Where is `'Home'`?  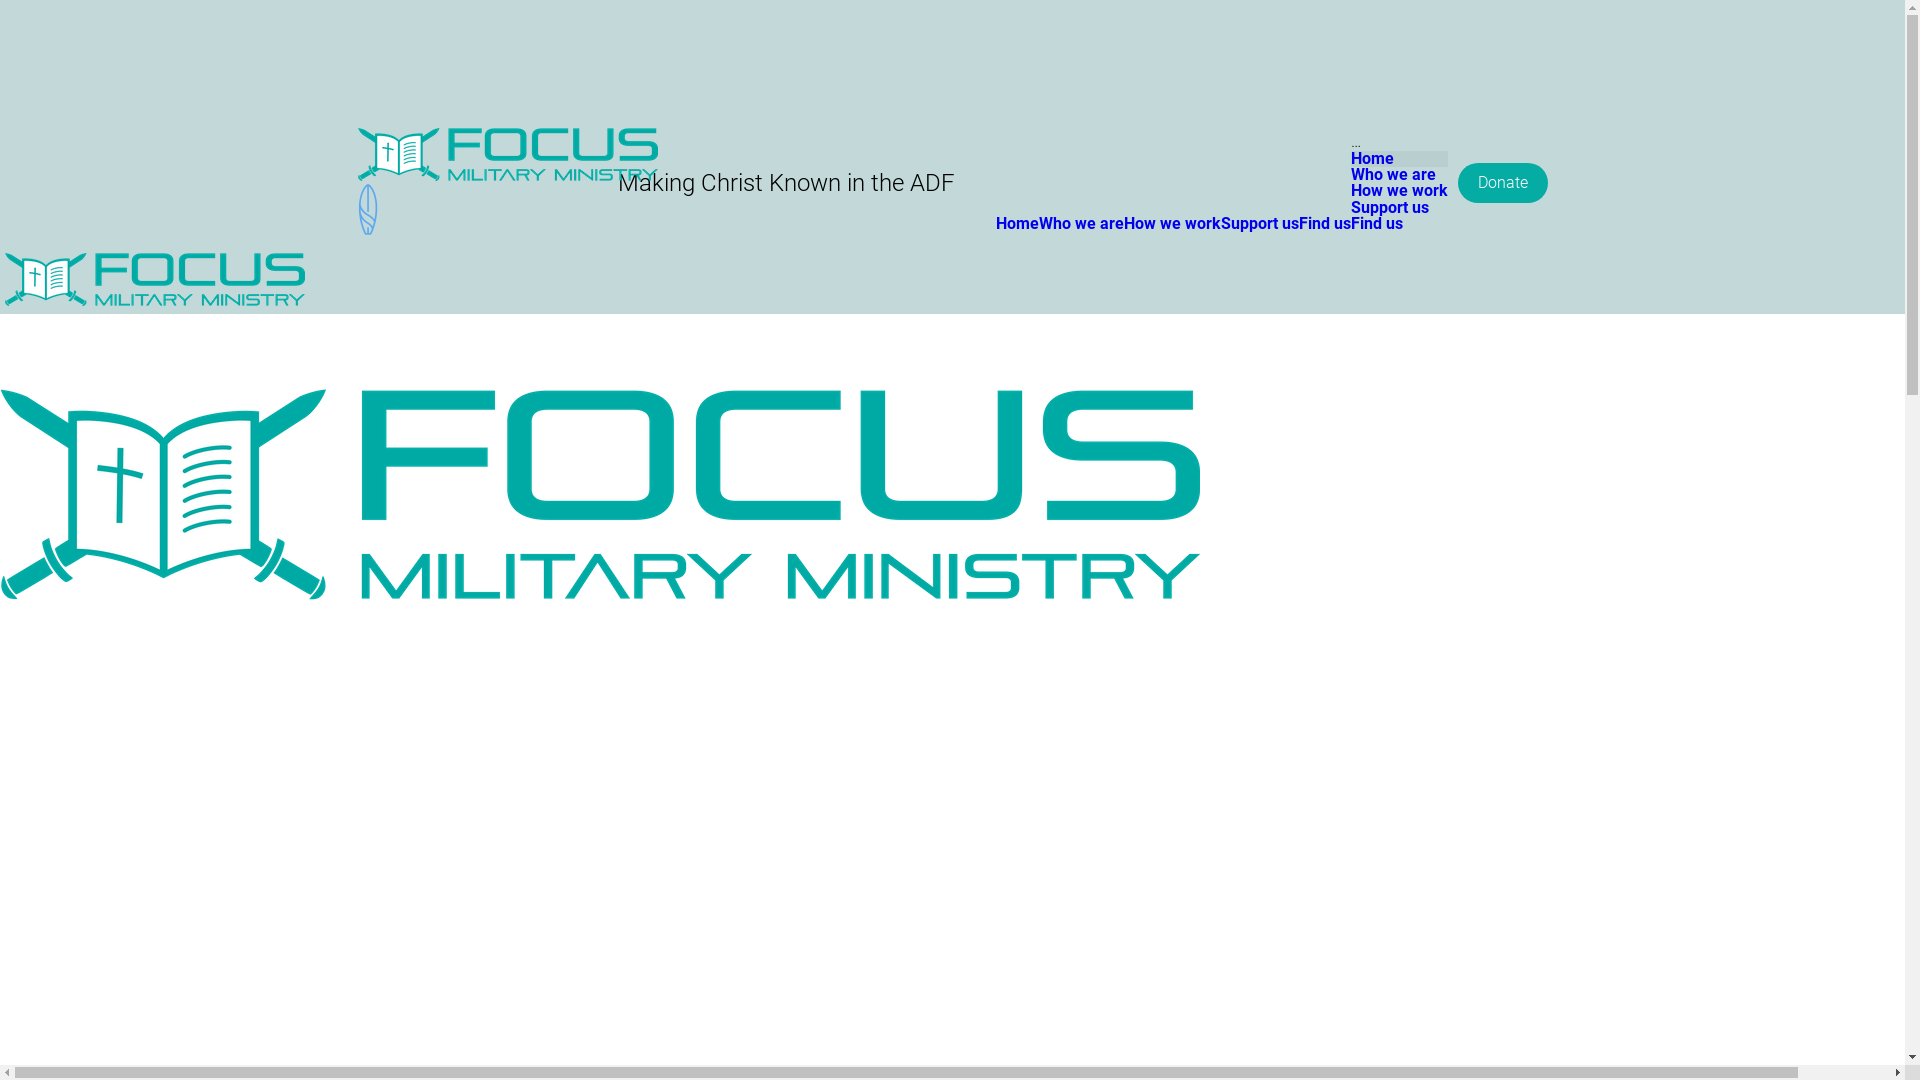 'Home' is located at coordinates (1370, 156).